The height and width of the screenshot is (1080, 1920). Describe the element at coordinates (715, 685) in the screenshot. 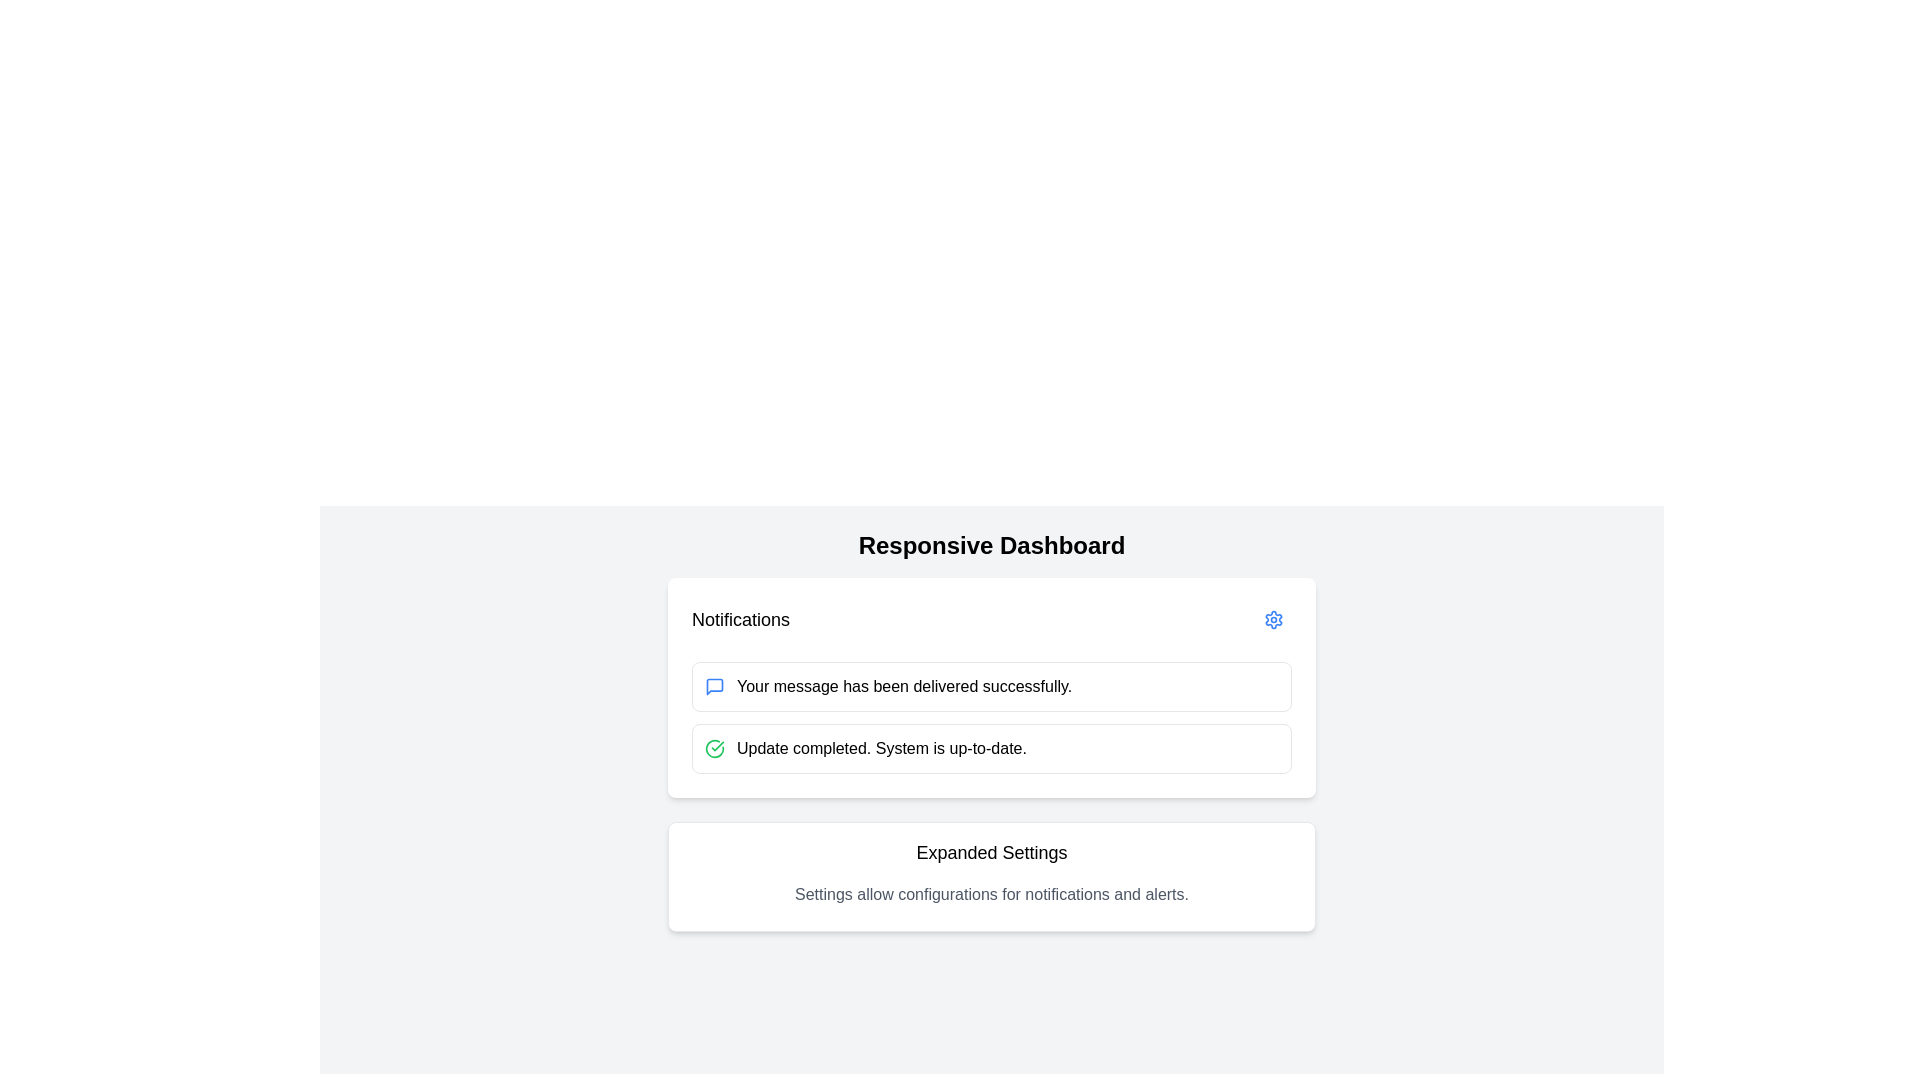

I see `the blue speech bubble icon that signifies messages or comments, located to the left of the text indicating successful message delivery` at that location.